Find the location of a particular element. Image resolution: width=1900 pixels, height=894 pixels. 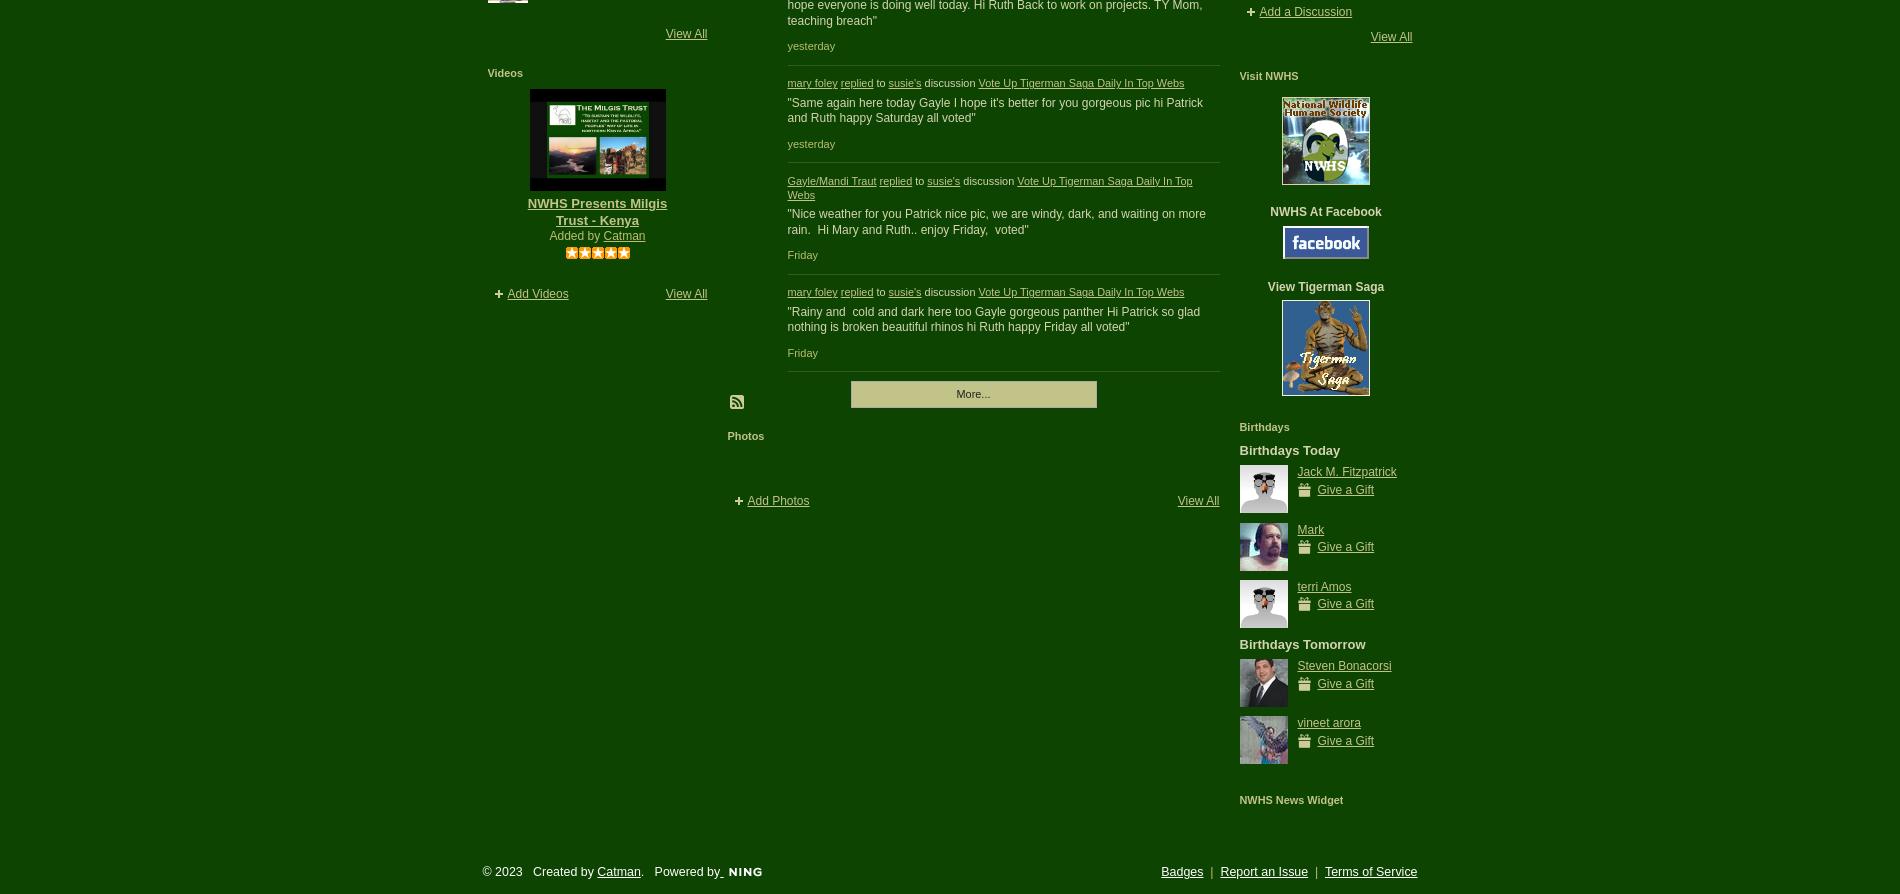

'Gayle/Mandi Traut' is located at coordinates (830, 179).